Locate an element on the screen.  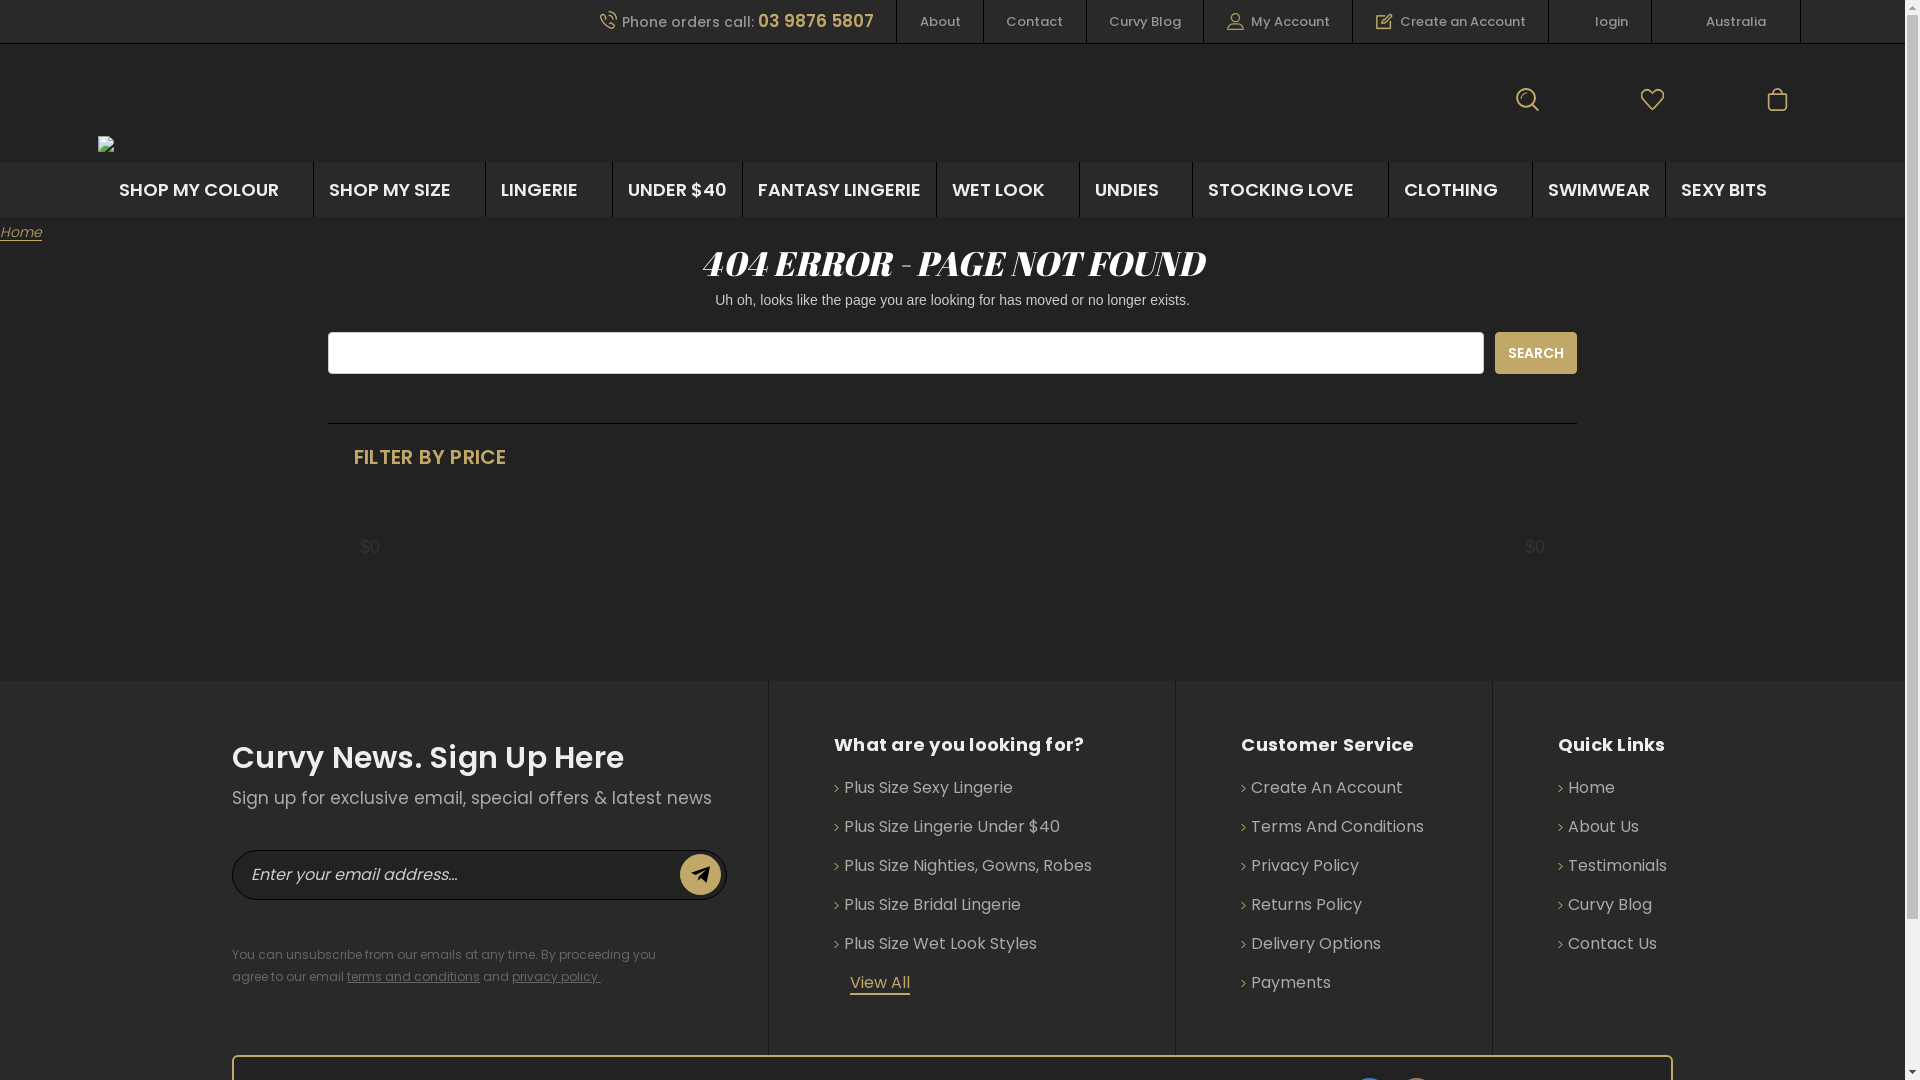
'Plus Size Lingerie Under $40' is located at coordinates (945, 826).